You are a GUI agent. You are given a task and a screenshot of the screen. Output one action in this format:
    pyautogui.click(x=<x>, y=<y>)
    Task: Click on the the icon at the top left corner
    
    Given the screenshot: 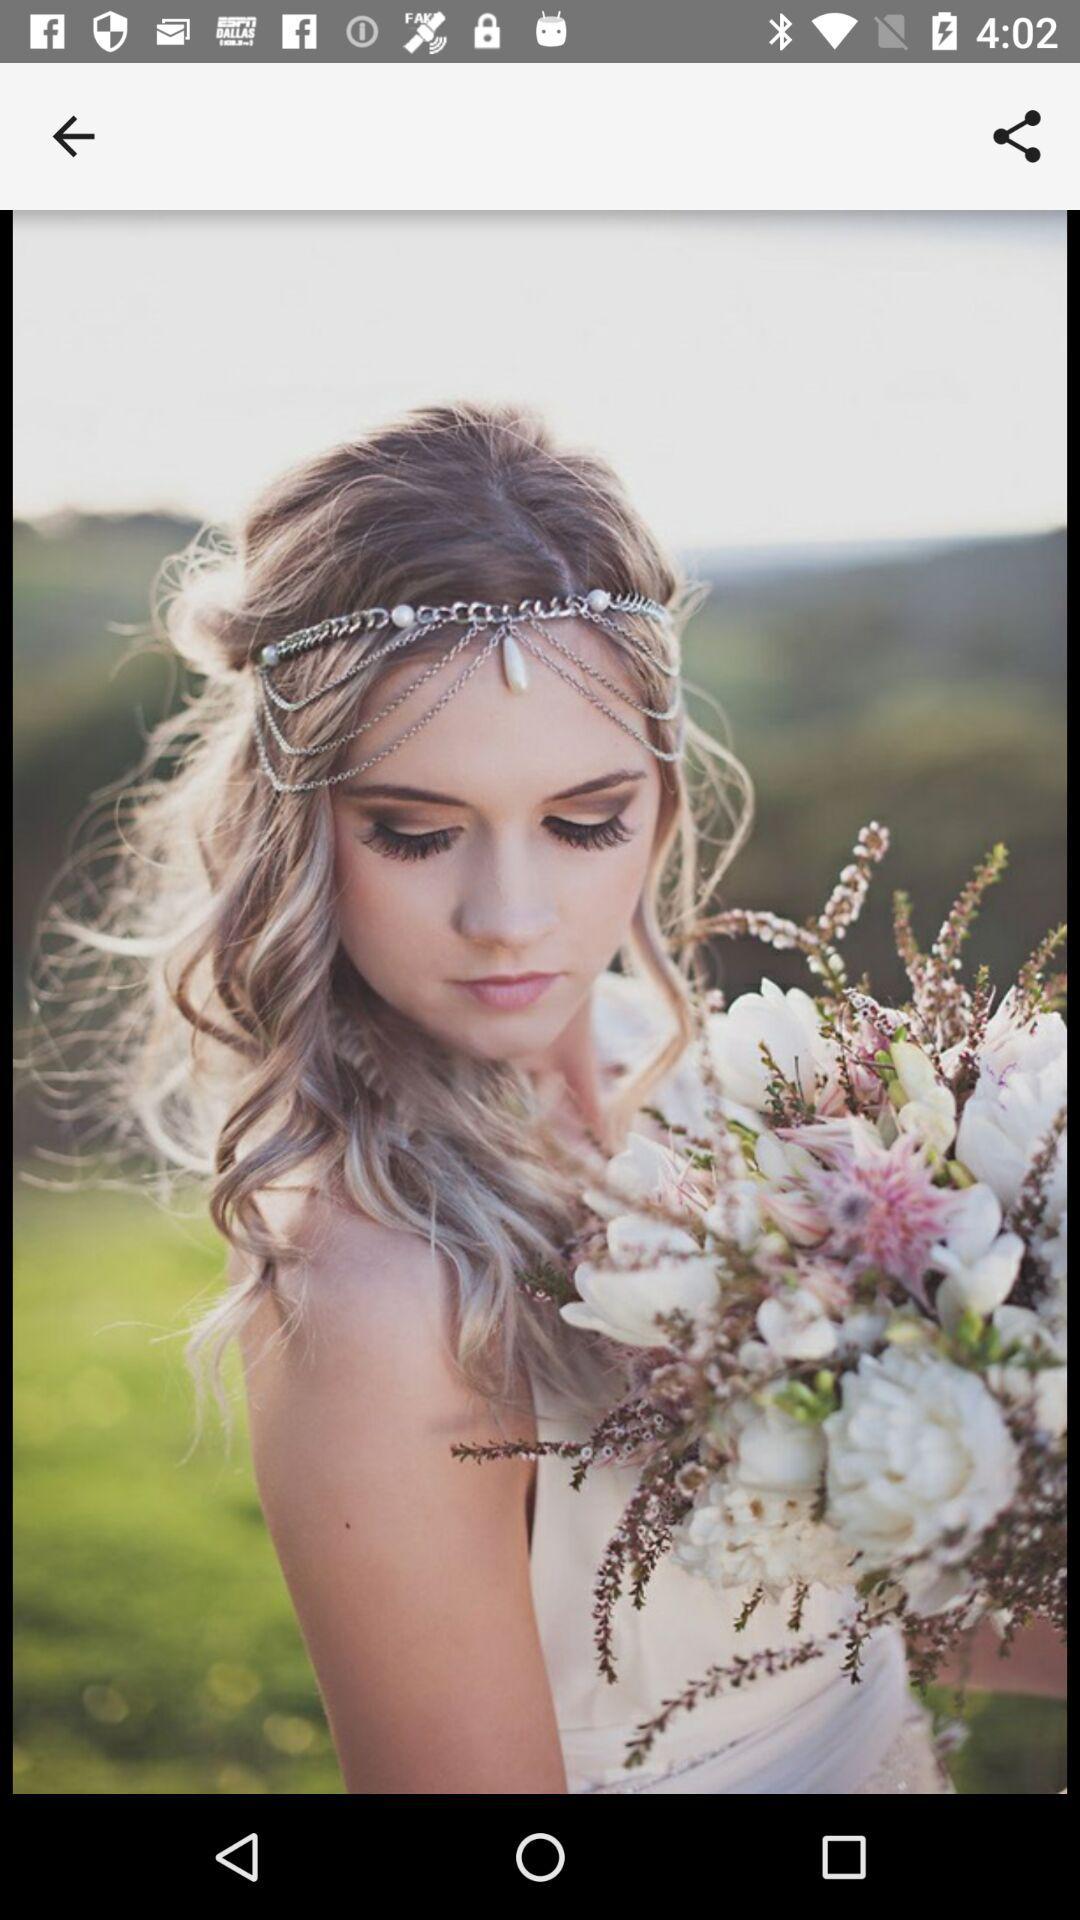 What is the action you would take?
    pyautogui.click(x=72, y=135)
    